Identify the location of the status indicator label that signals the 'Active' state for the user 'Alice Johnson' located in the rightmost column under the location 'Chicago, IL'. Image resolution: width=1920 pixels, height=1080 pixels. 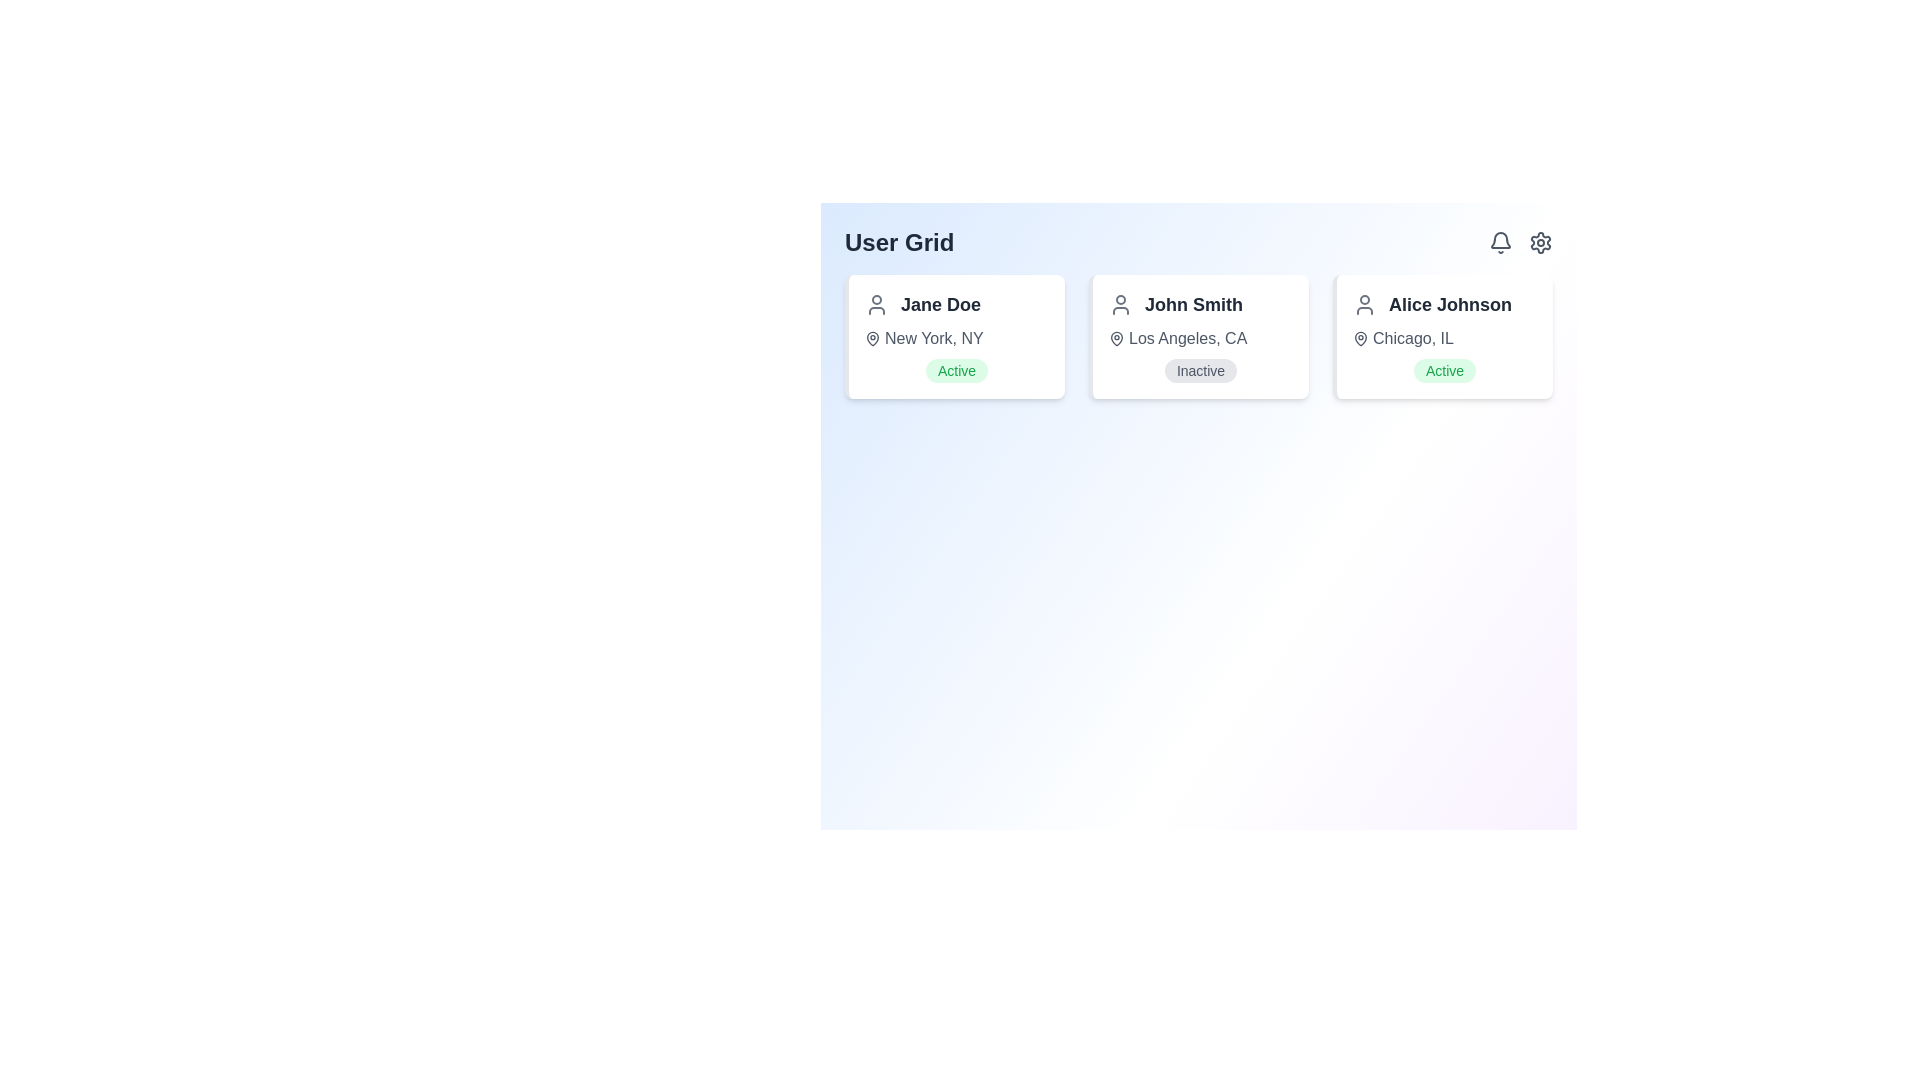
(1444, 370).